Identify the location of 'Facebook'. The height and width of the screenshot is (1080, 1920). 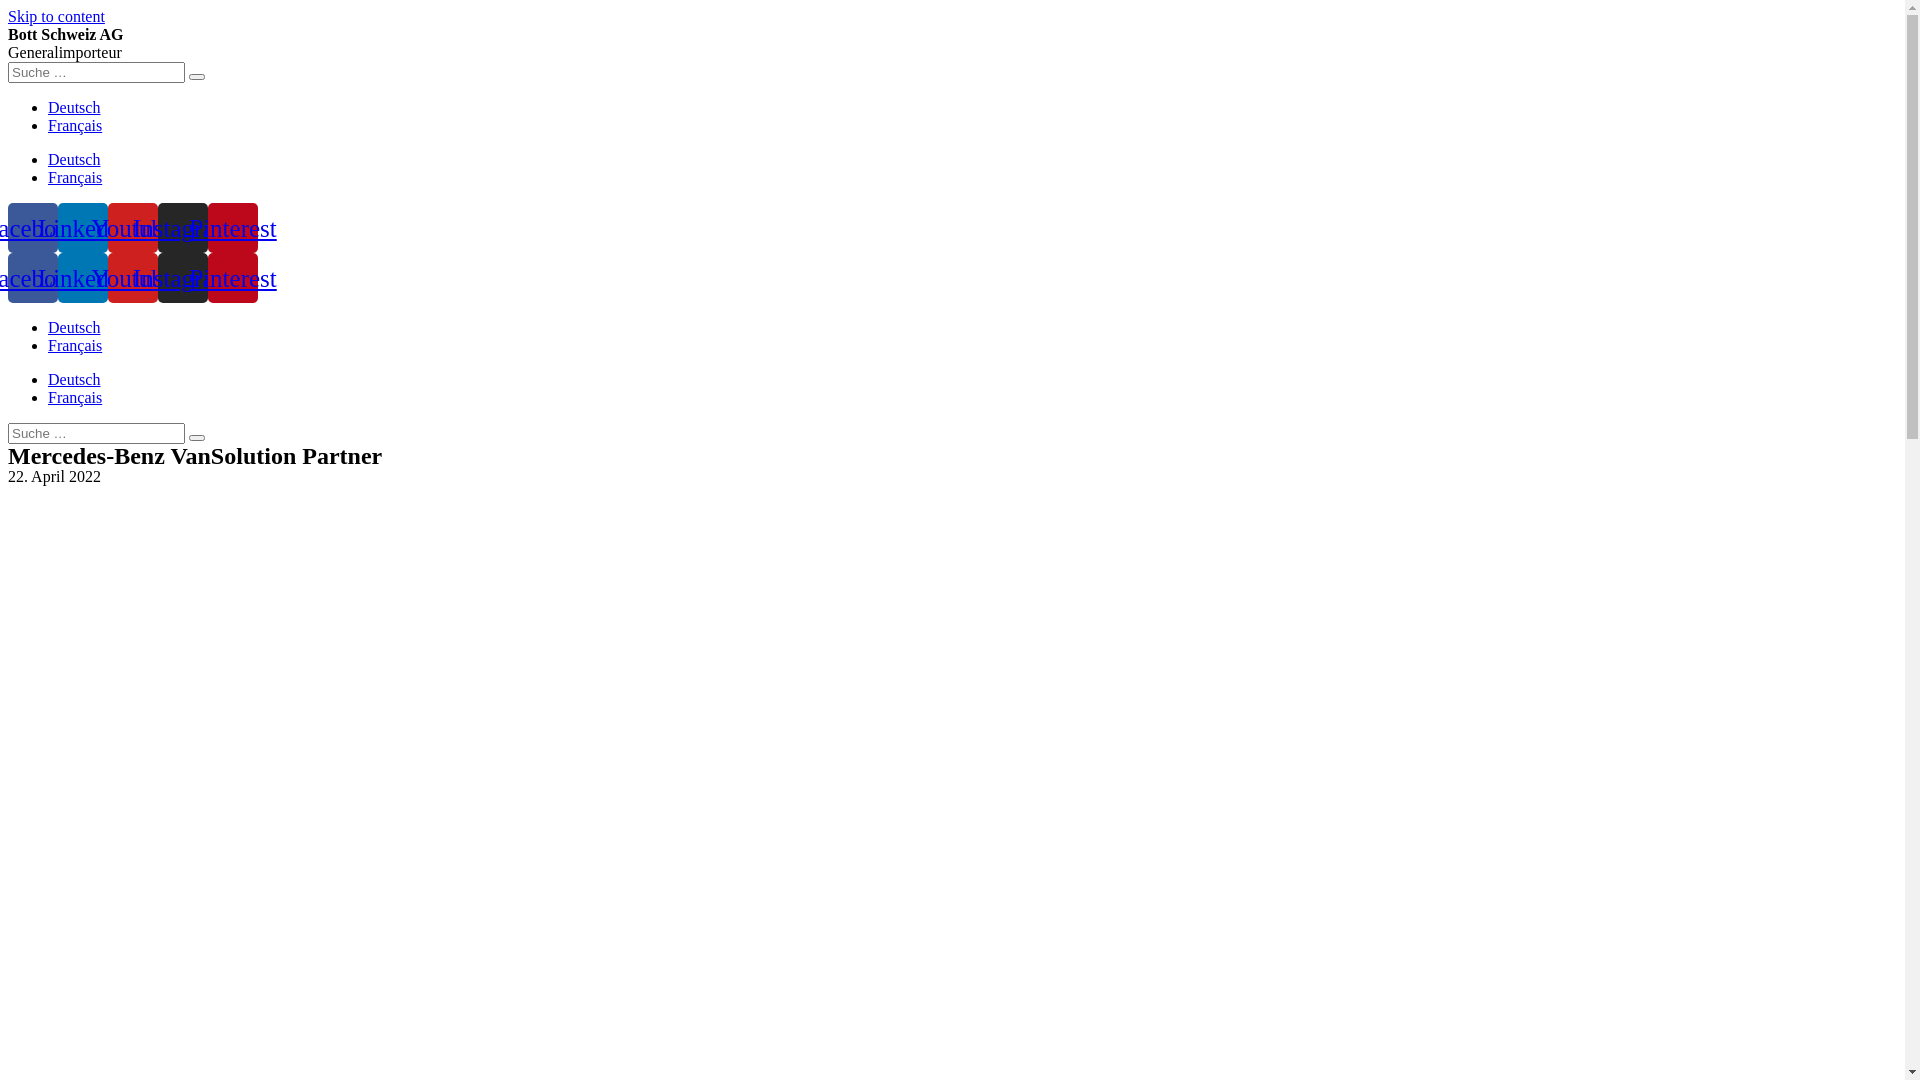
(8, 226).